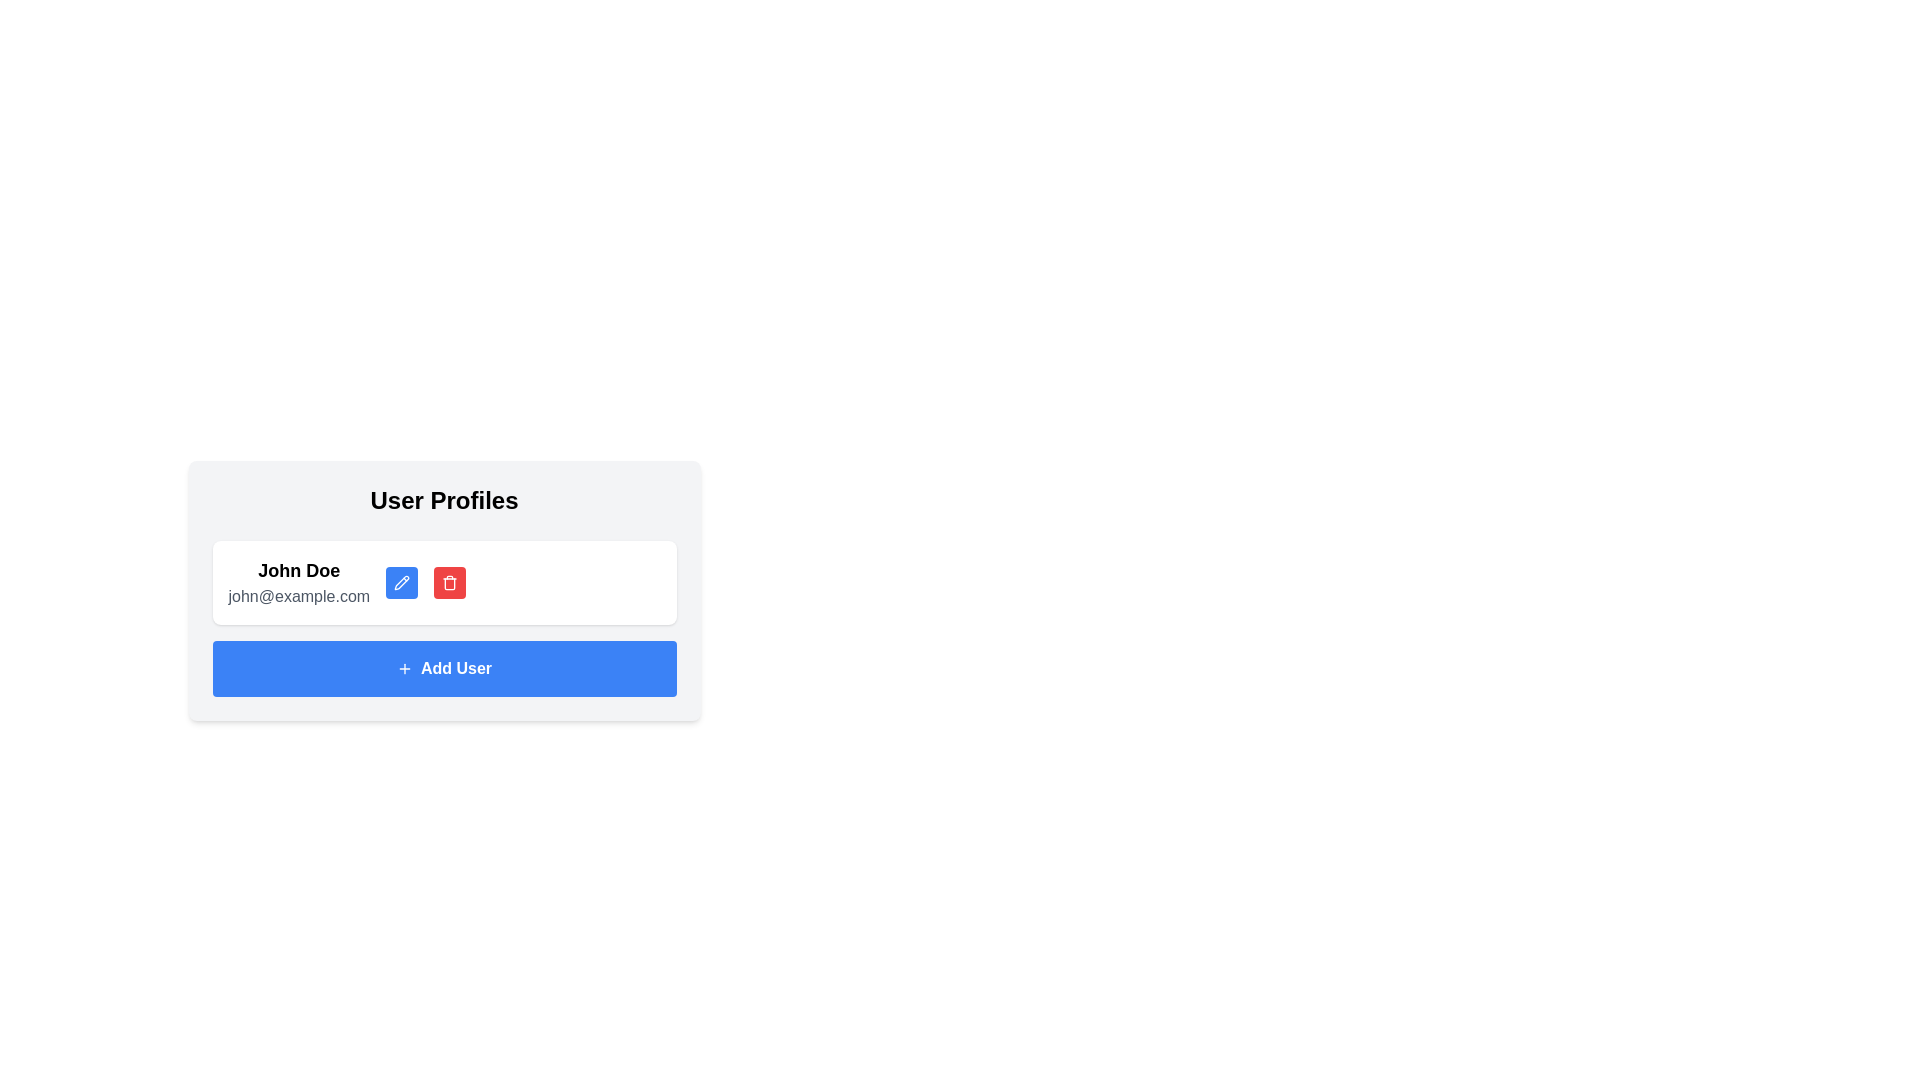 This screenshot has height=1080, width=1920. I want to click on the user's profile information display in the 'User Profiles' section, which includes an edit and delete button on its right side, so click(347, 582).